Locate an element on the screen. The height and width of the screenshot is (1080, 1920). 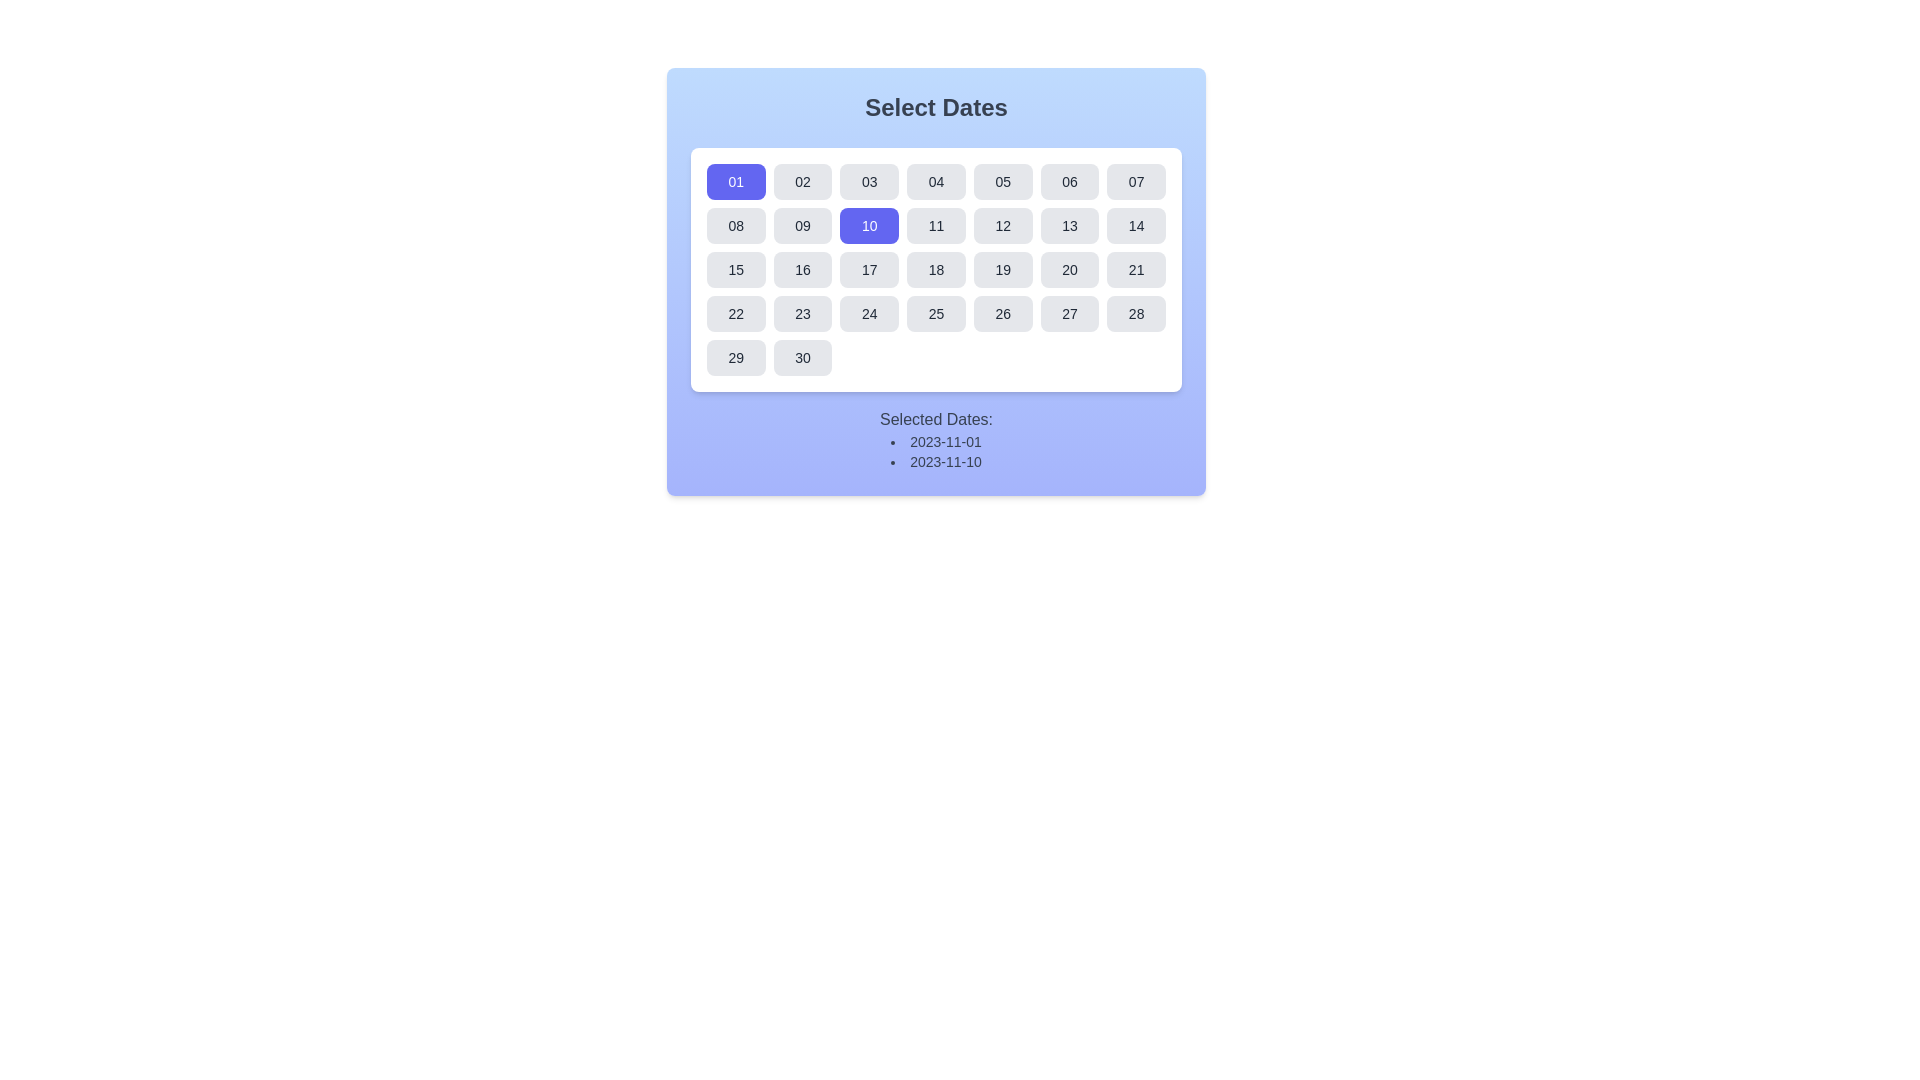
the button displaying '26', located in the sixth row and sixth column of the calendar layout is located at coordinates (1003, 313).